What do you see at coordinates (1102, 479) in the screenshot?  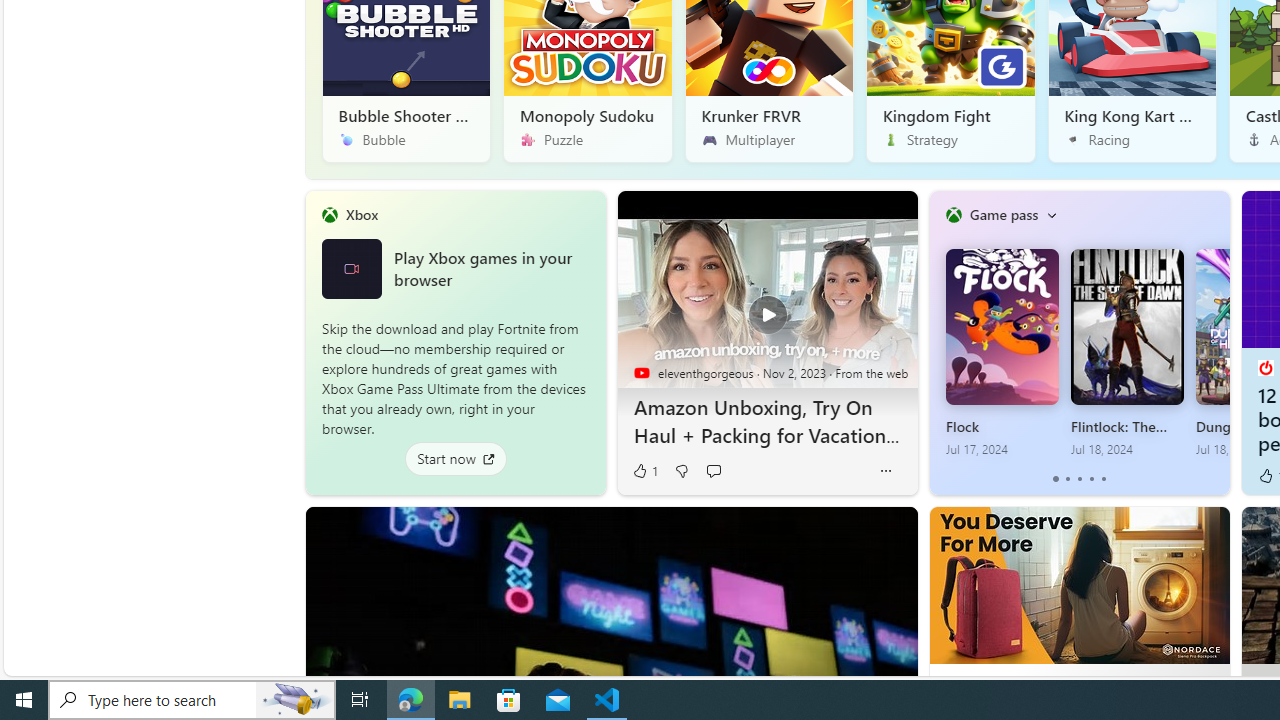 I see `'tab-4'` at bounding box center [1102, 479].